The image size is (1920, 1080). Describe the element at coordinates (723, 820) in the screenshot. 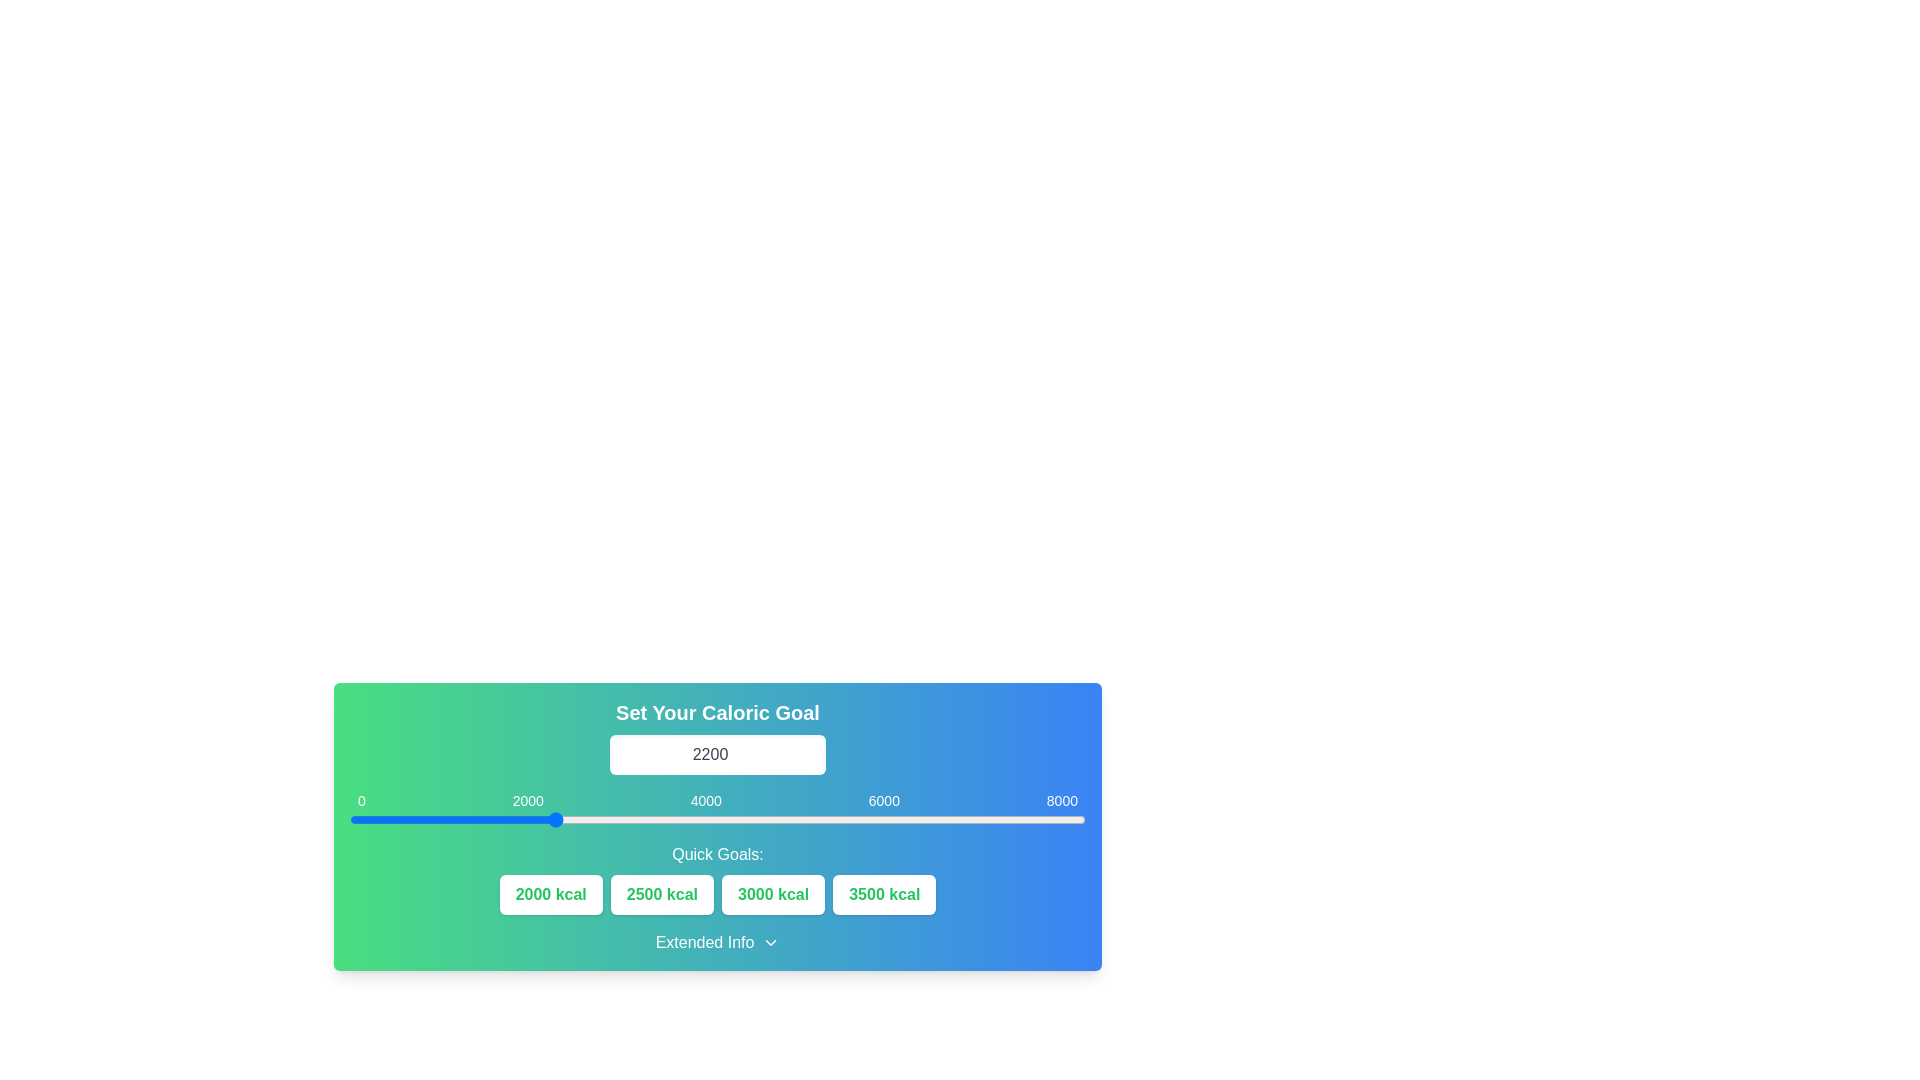

I see `the caloric goal` at that location.